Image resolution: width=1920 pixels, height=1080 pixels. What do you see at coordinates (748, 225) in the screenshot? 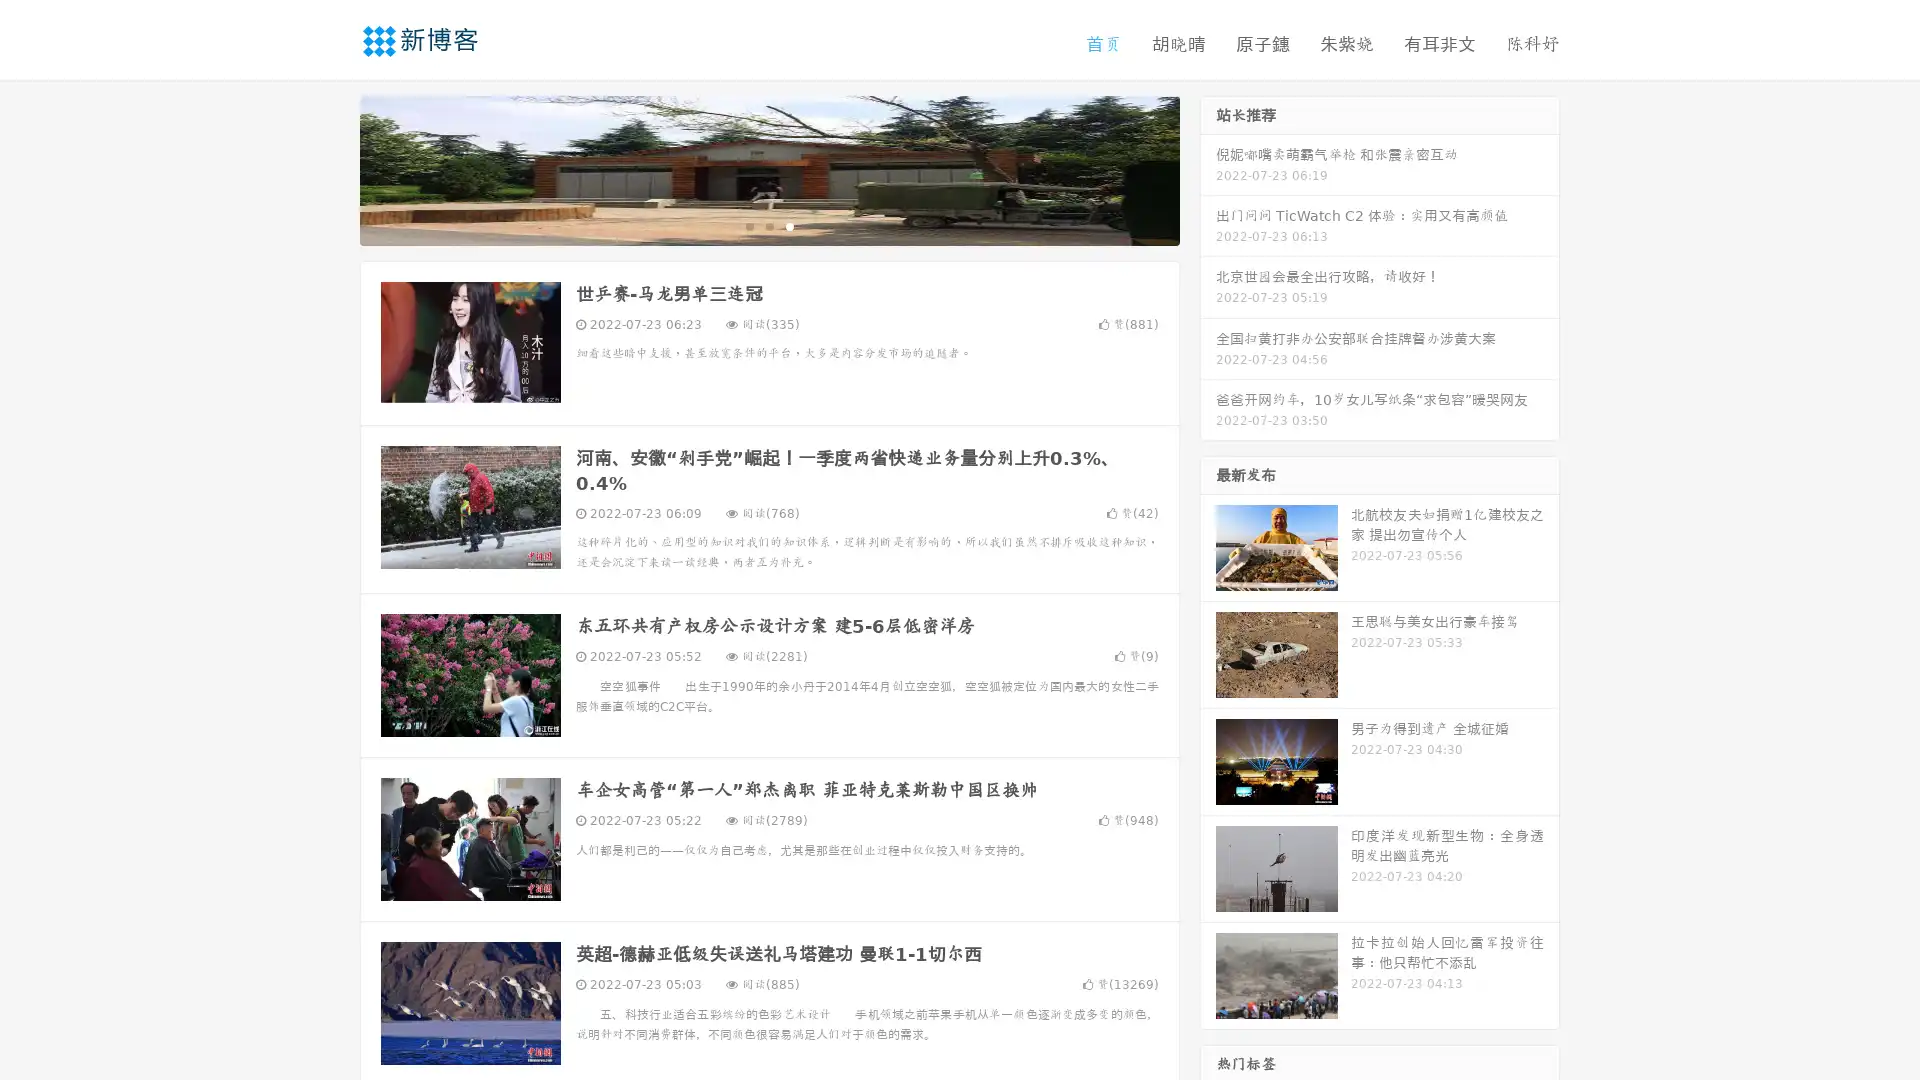
I see `Go to slide 1` at bounding box center [748, 225].